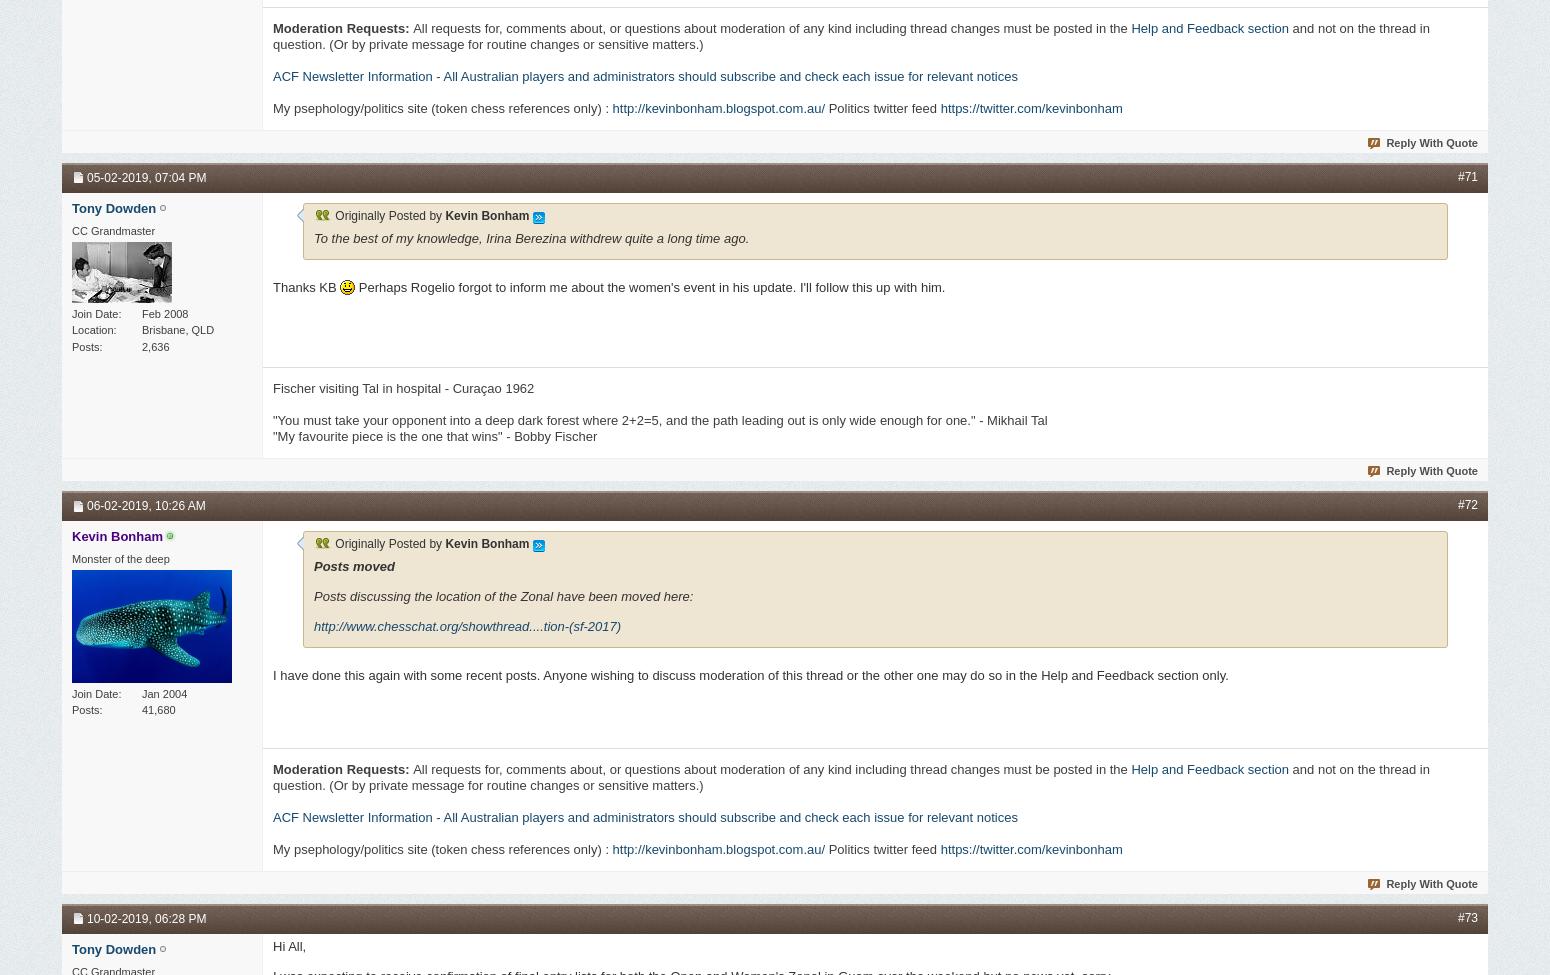  What do you see at coordinates (179, 175) in the screenshot?
I see `'07:04 PM'` at bounding box center [179, 175].